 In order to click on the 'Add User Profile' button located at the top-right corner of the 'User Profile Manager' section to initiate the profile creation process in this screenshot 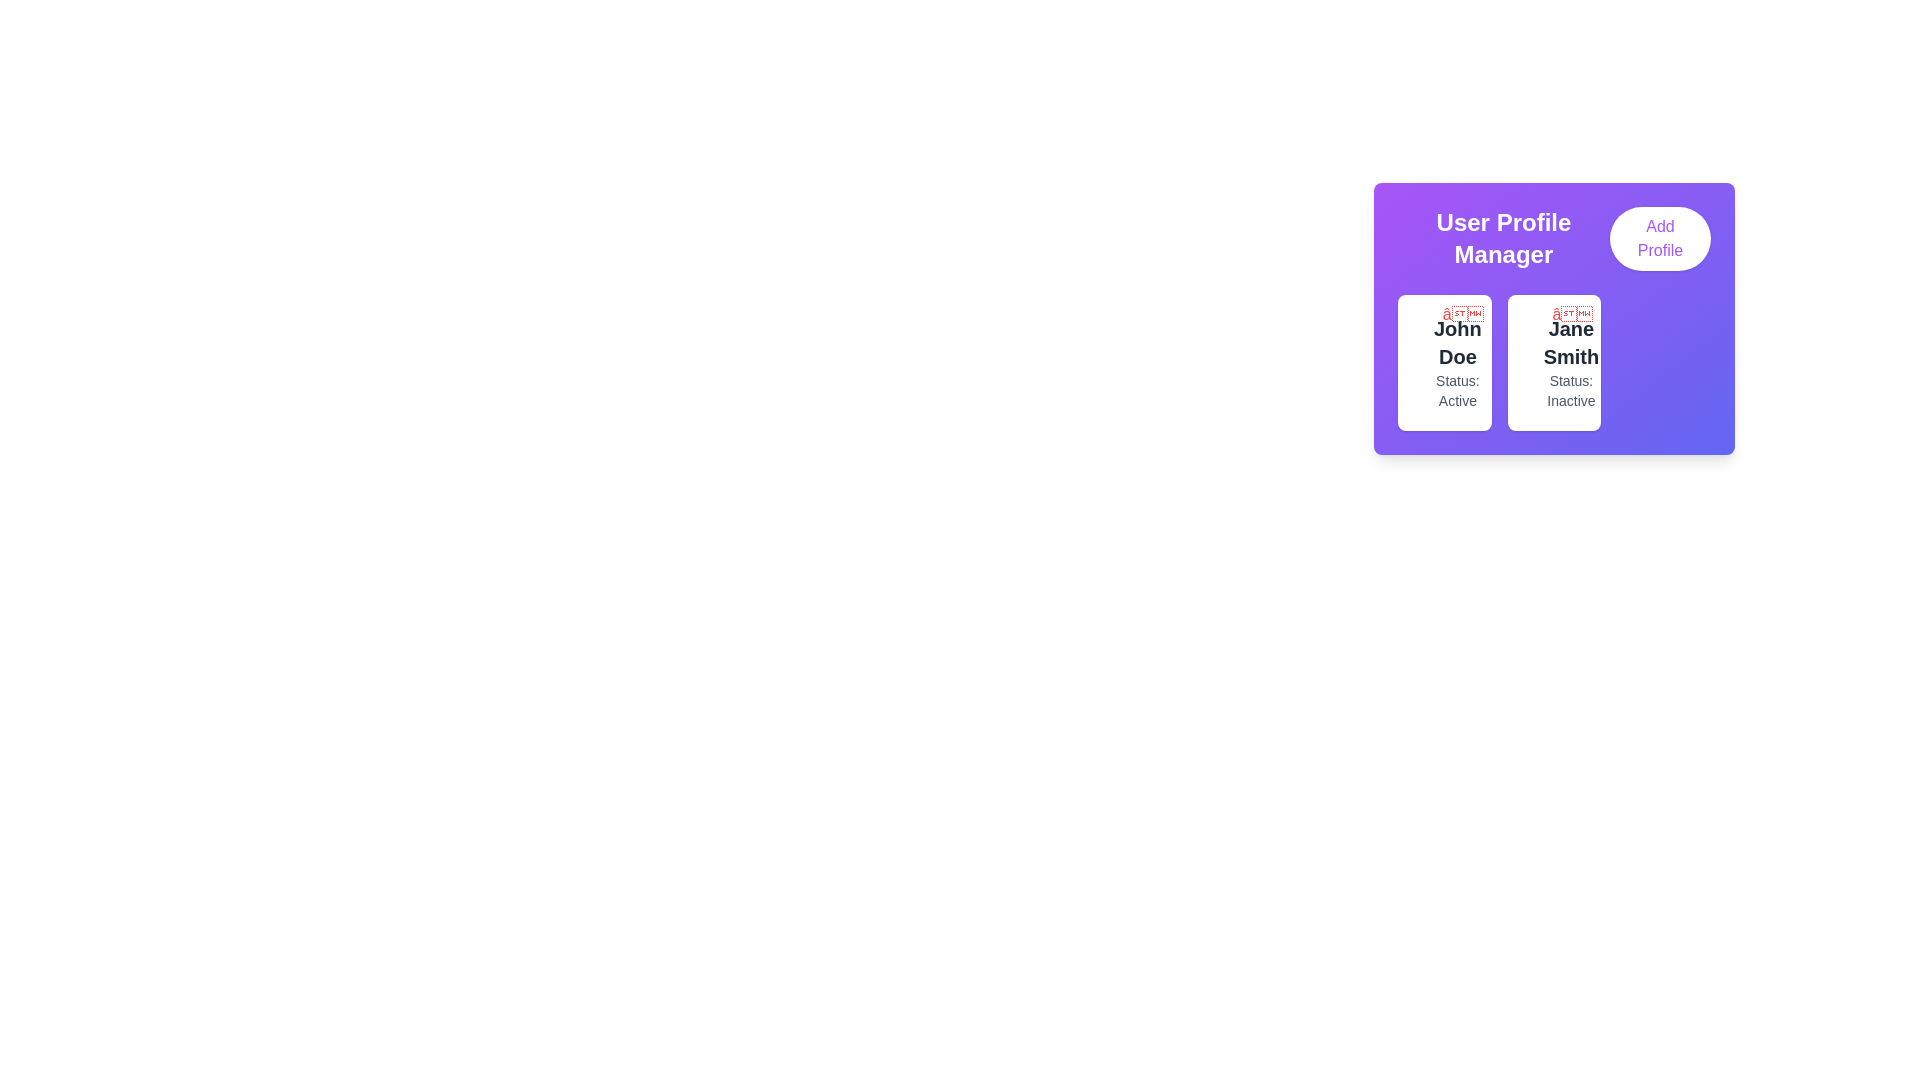, I will do `click(1660, 238)`.